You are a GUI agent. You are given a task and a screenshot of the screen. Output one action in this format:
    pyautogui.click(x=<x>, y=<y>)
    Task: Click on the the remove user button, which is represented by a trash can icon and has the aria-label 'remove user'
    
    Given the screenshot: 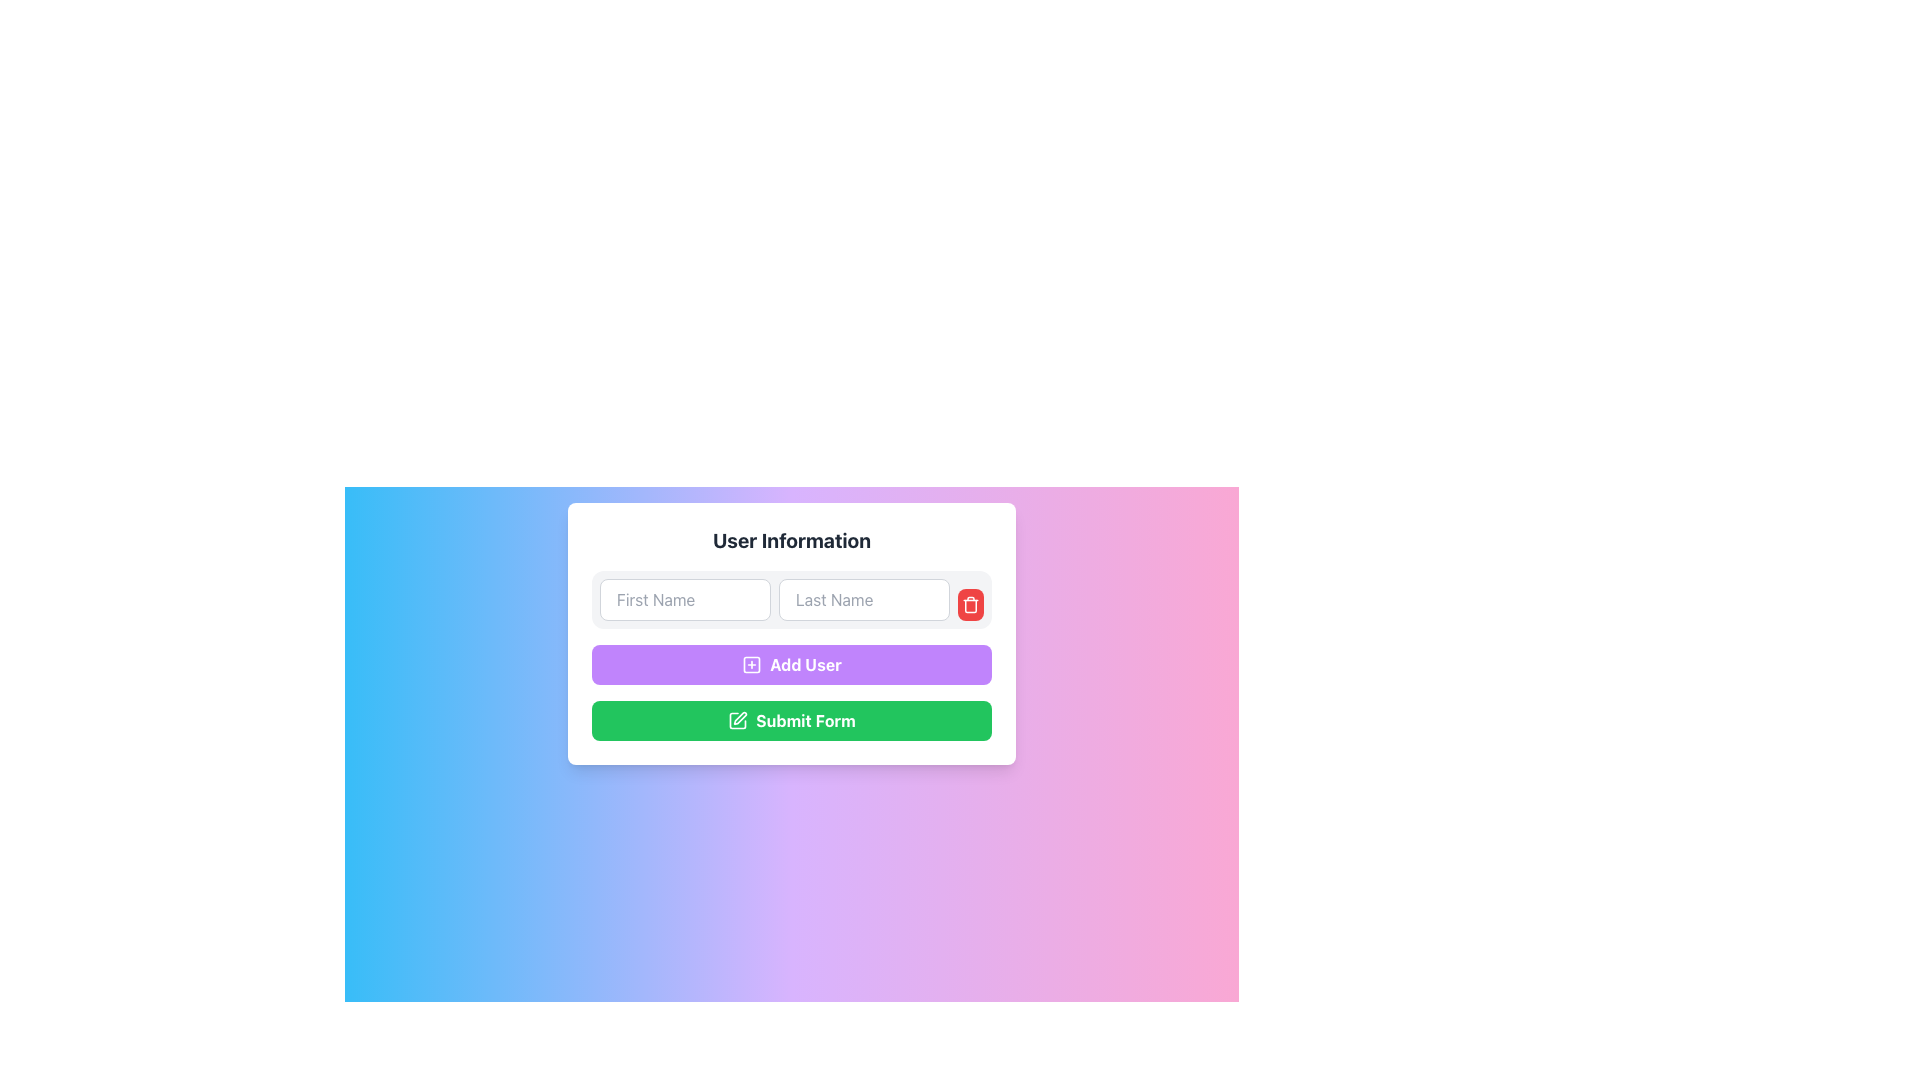 What is the action you would take?
    pyautogui.click(x=970, y=604)
    